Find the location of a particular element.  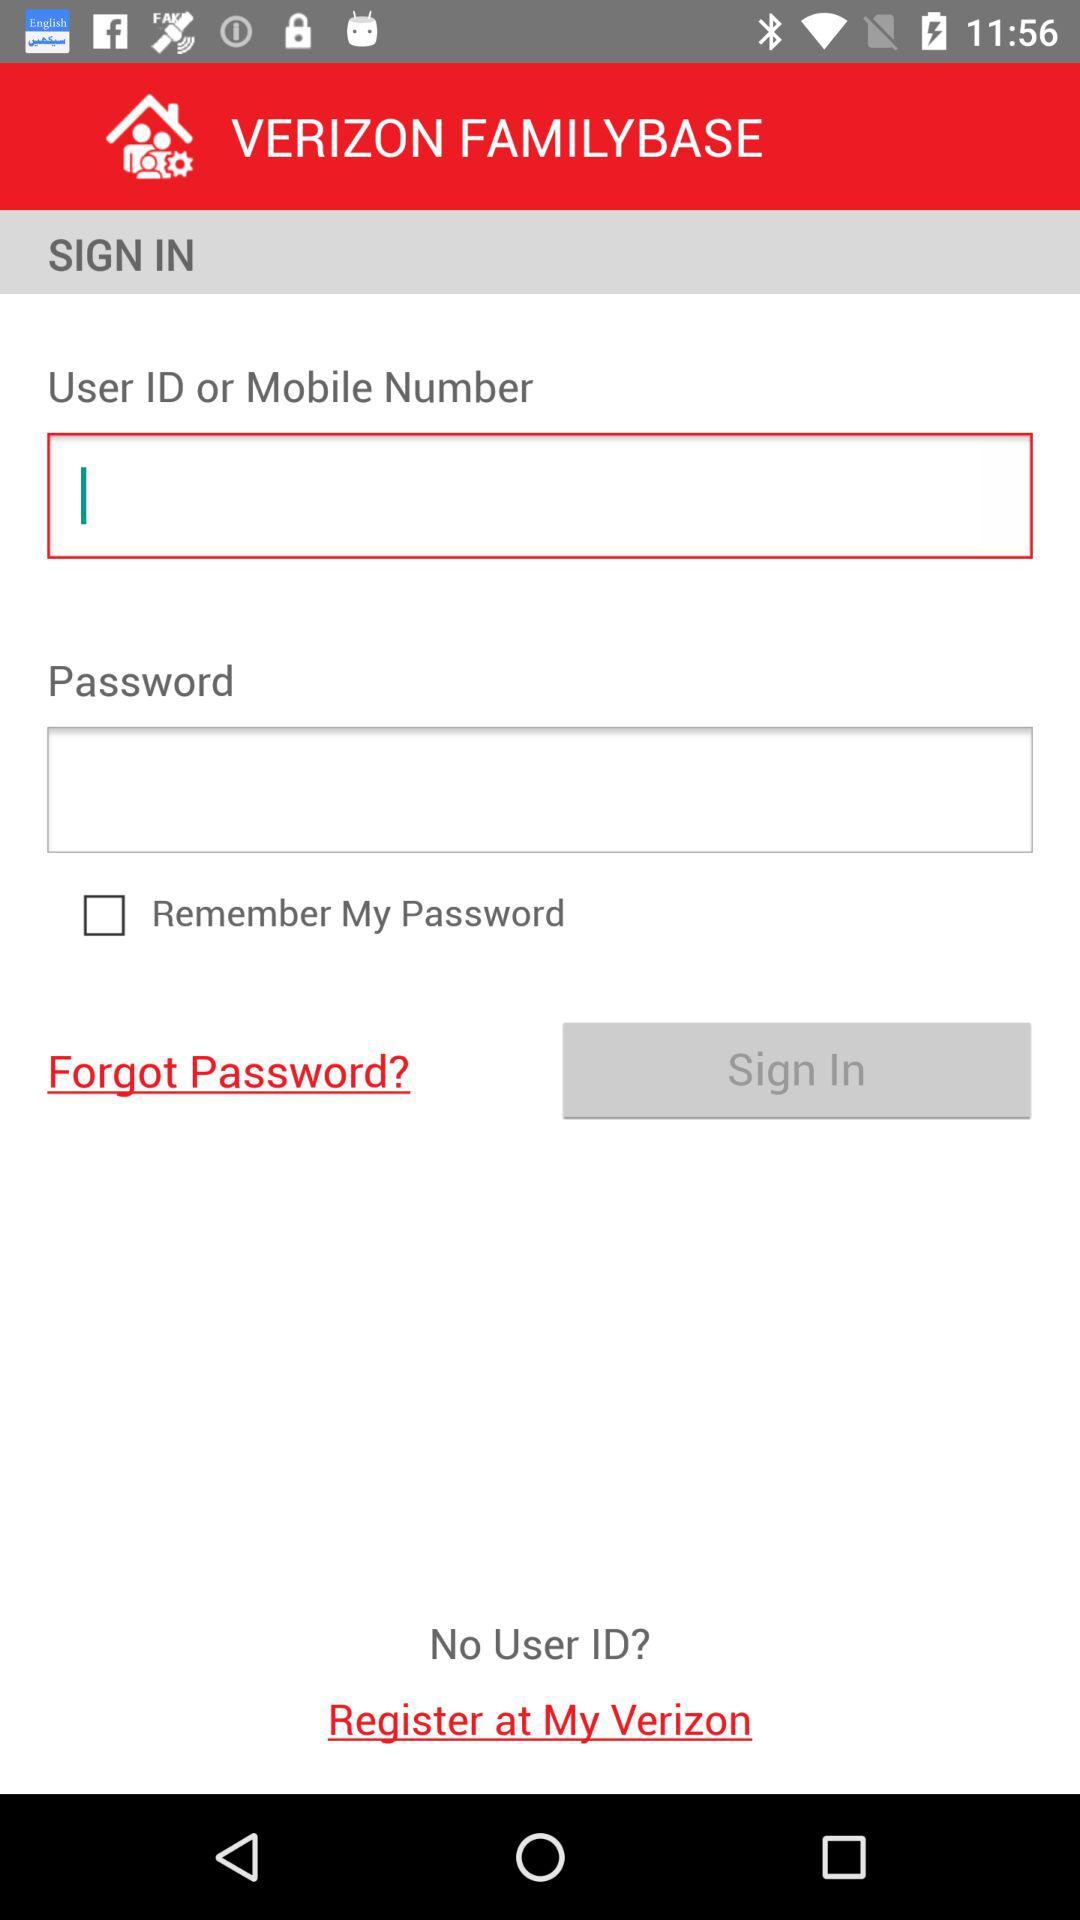

the register at my icon is located at coordinates (540, 1707).